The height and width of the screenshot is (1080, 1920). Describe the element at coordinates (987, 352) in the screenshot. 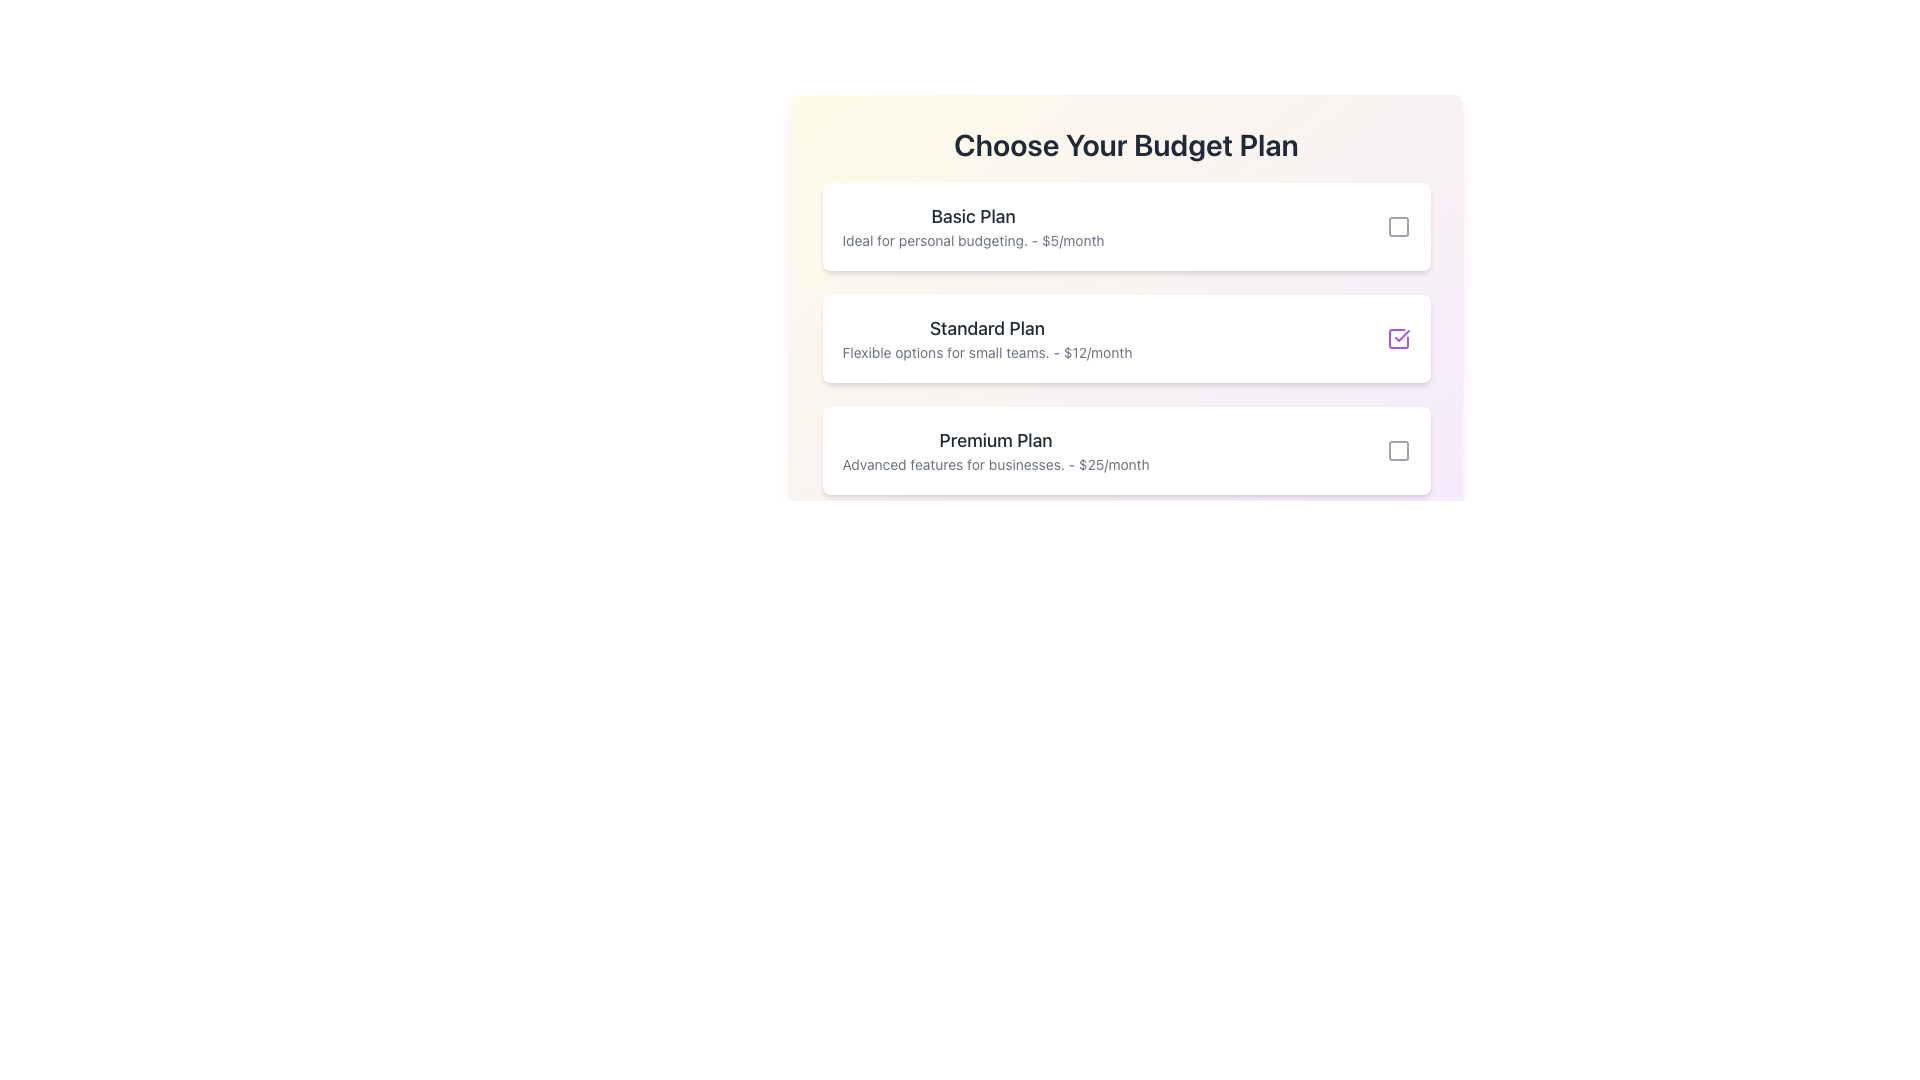

I see `descriptive text providing details about the 'Standard Plan', which states 'Flexible options for small teams. - $12/month'` at that location.